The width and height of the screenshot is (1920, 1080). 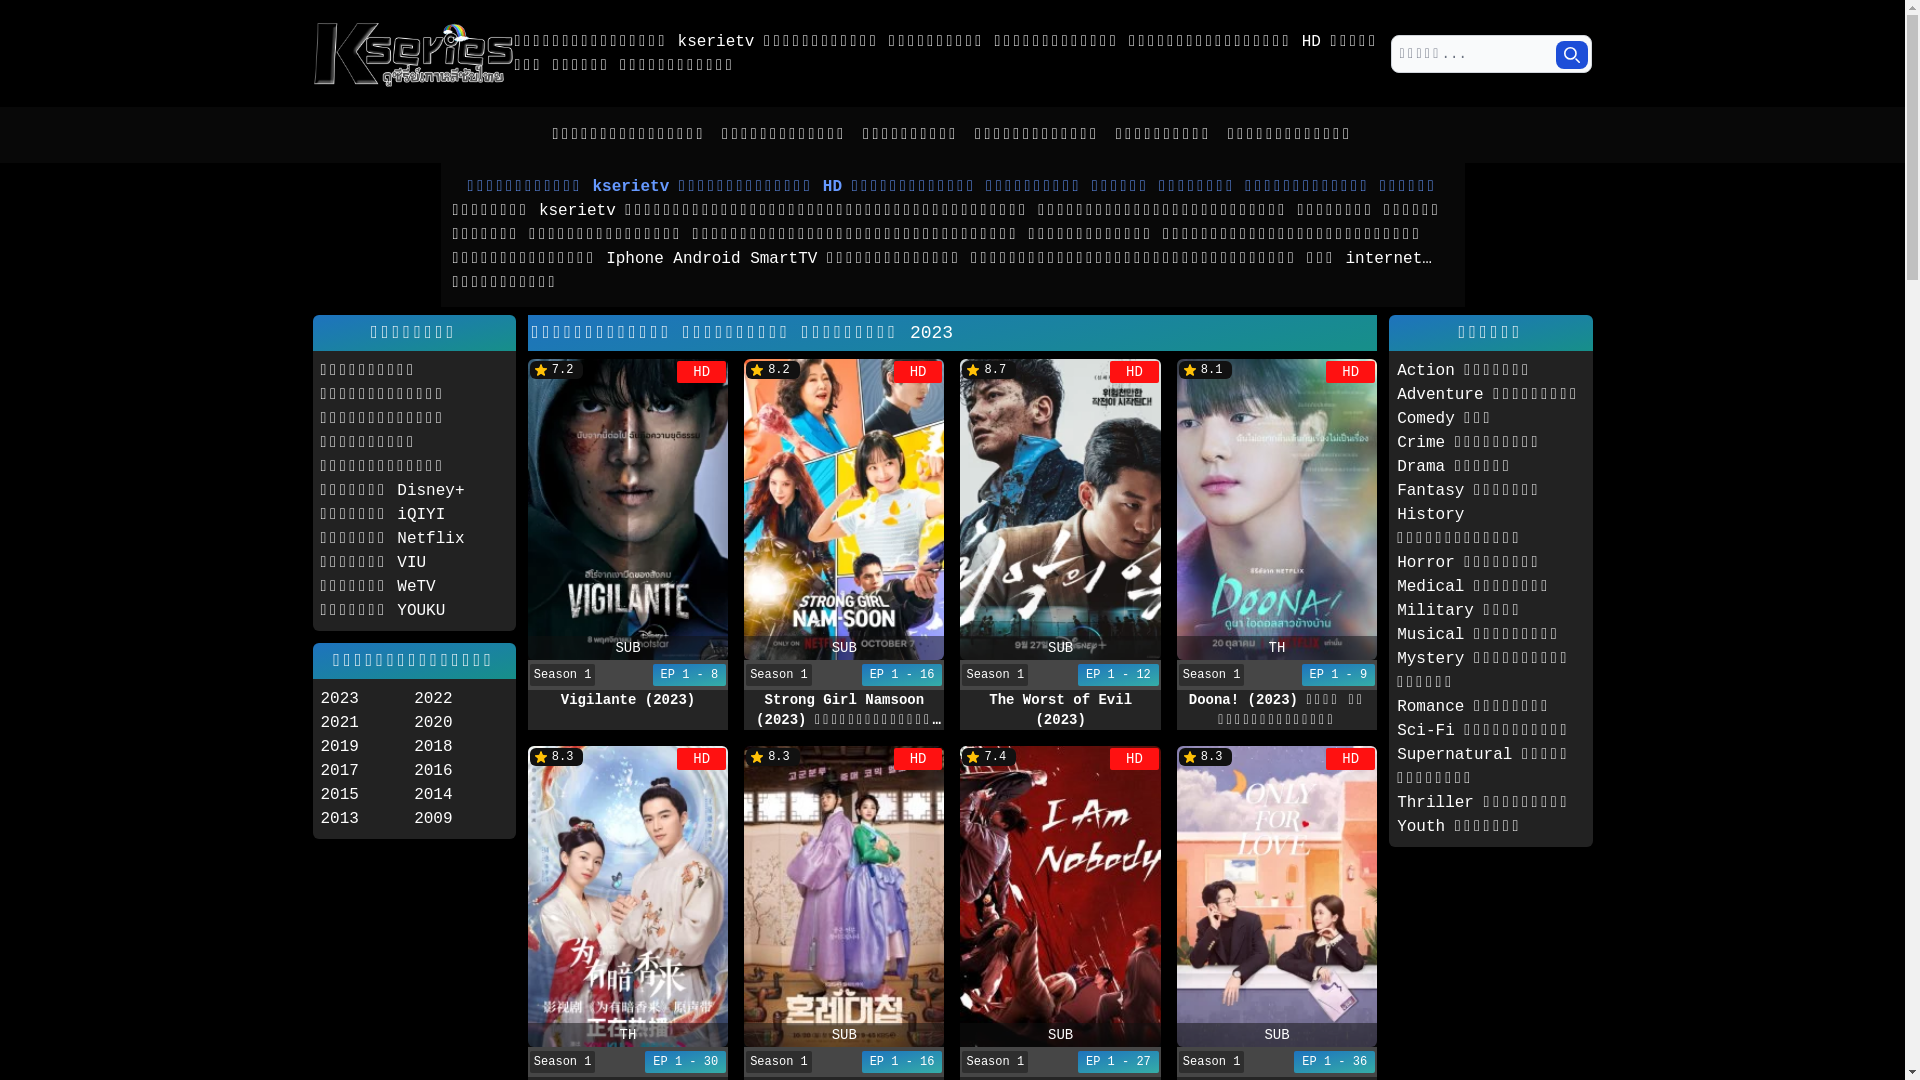 What do you see at coordinates (627, 698) in the screenshot?
I see `'Vigilante (2023)'` at bounding box center [627, 698].